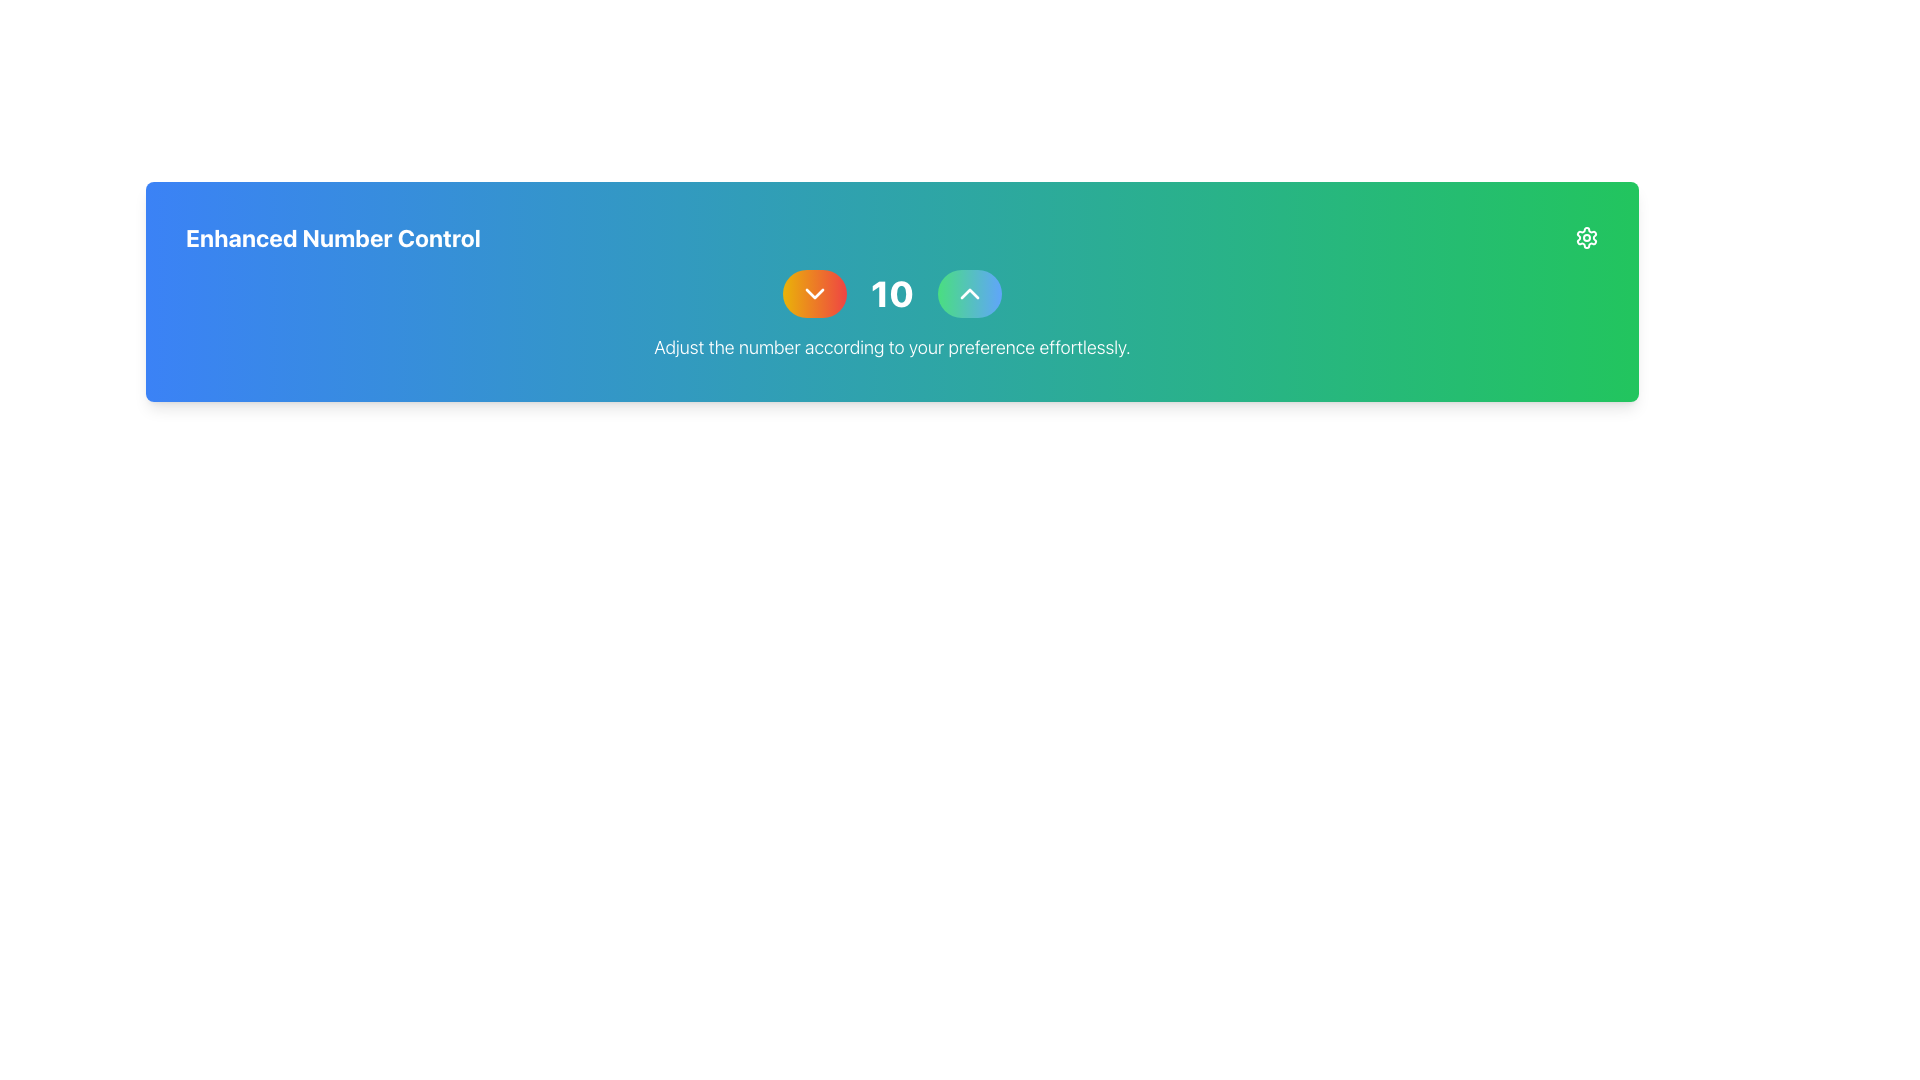 The height and width of the screenshot is (1080, 1920). What do you see at coordinates (815, 293) in the screenshot?
I see `the decrement button located to the left of the number '10' in the middle section of the panel to reduce the displayed numerical value` at bounding box center [815, 293].